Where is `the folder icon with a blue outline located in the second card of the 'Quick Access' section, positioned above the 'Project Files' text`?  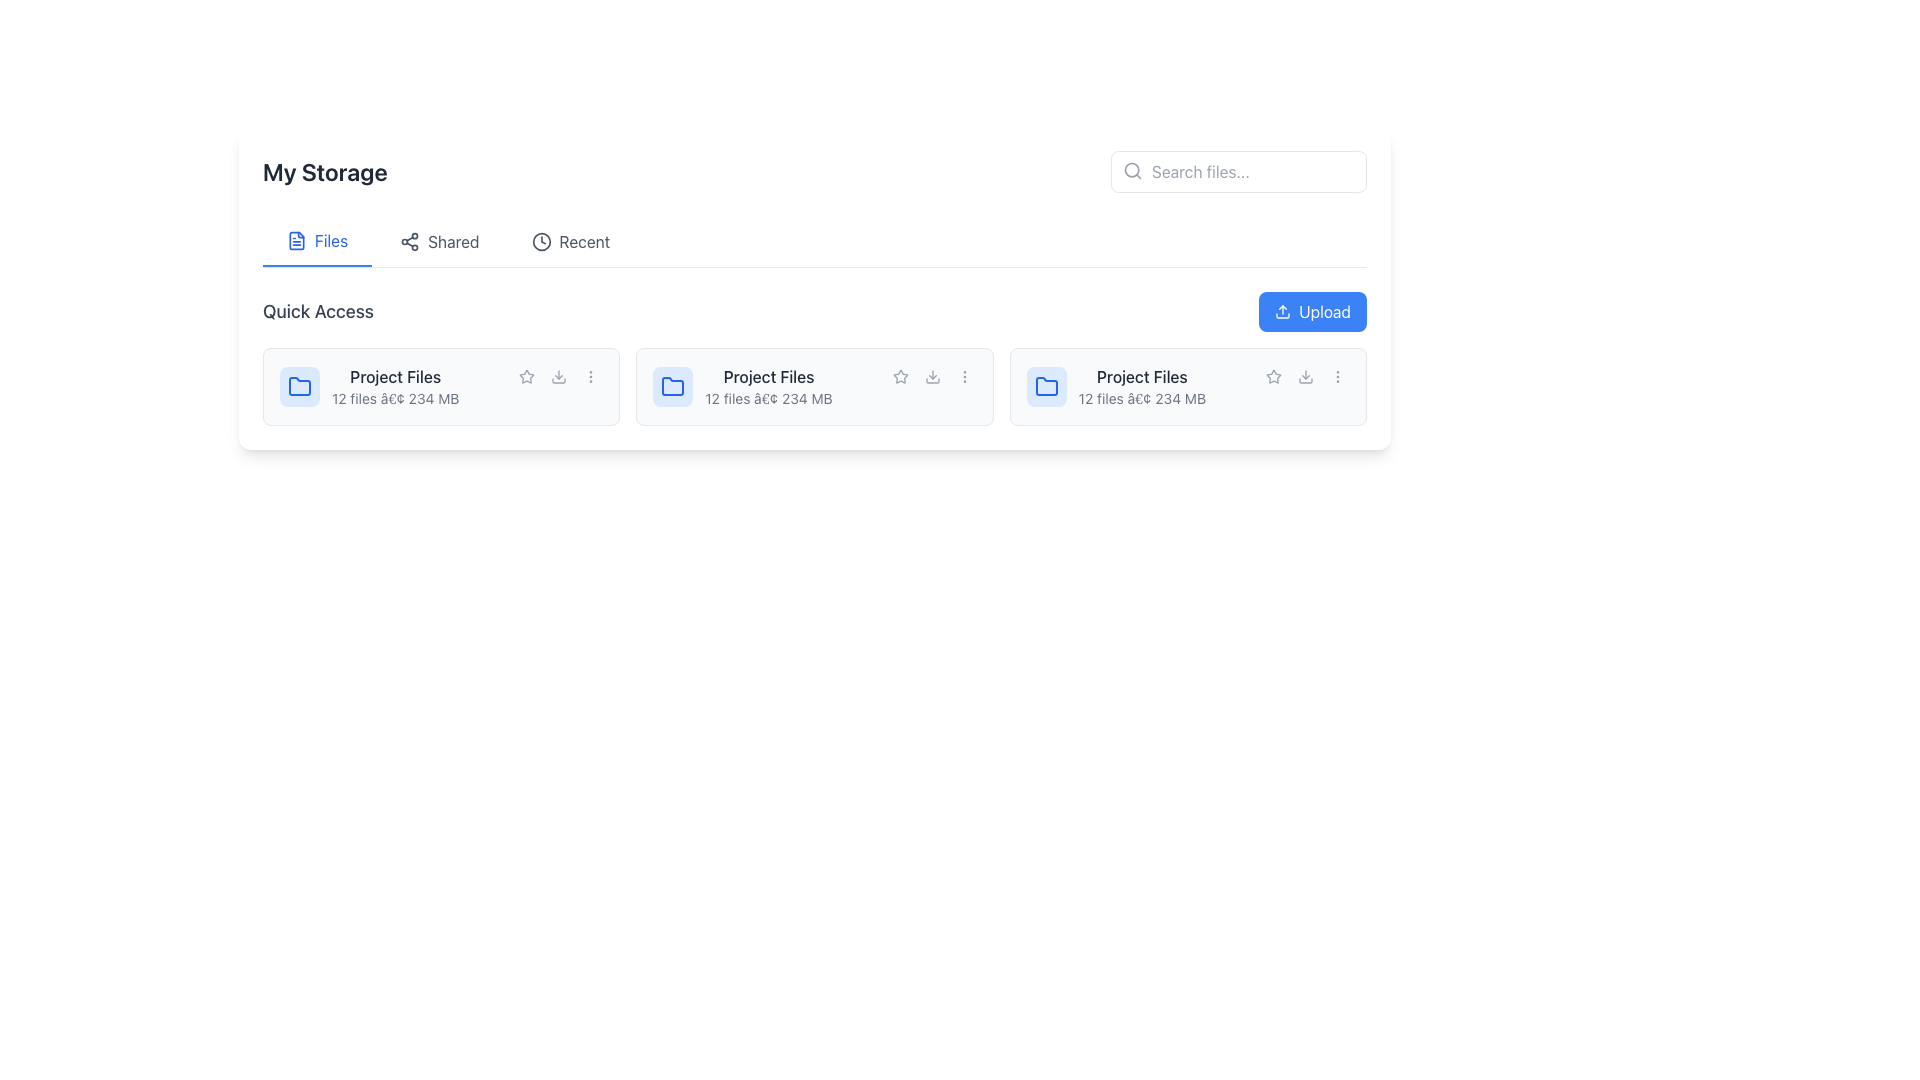 the folder icon with a blue outline located in the second card of the 'Quick Access' section, positioned above the 'Project Files' text is located at coordinates (673, 386).